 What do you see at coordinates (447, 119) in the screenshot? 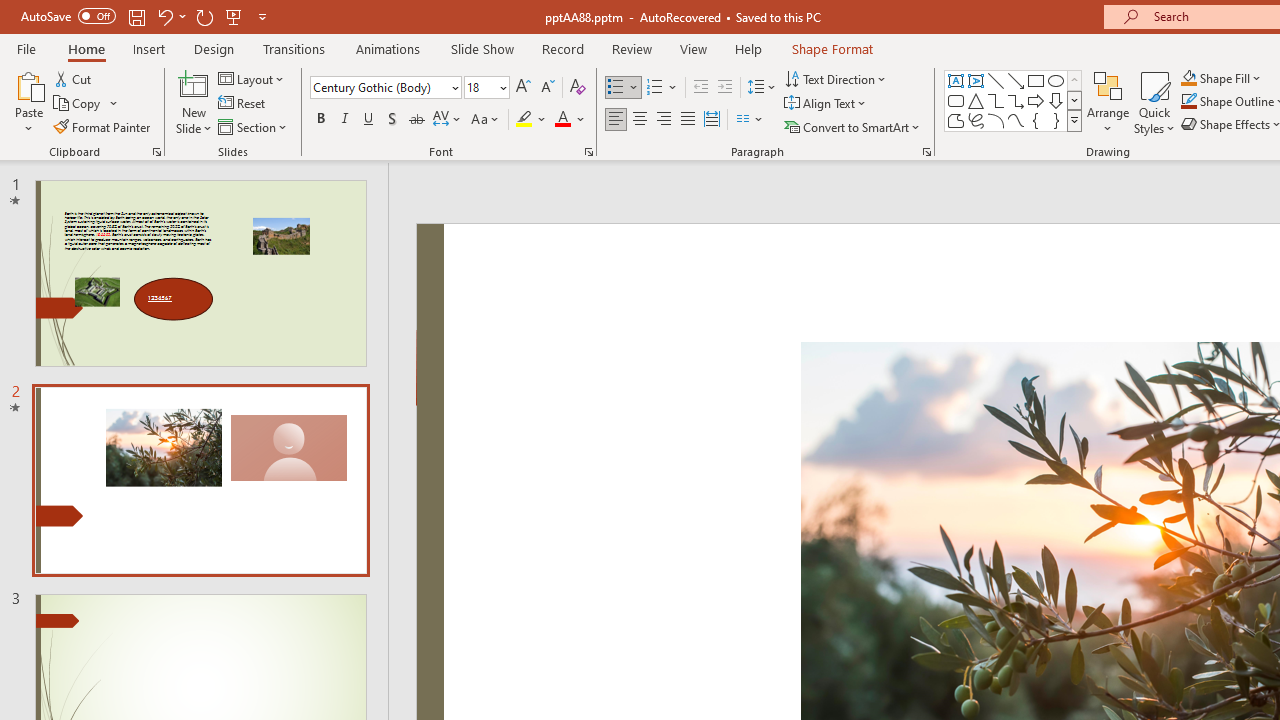
I see `'Character Spacing'` at bounding box center [447, 119].